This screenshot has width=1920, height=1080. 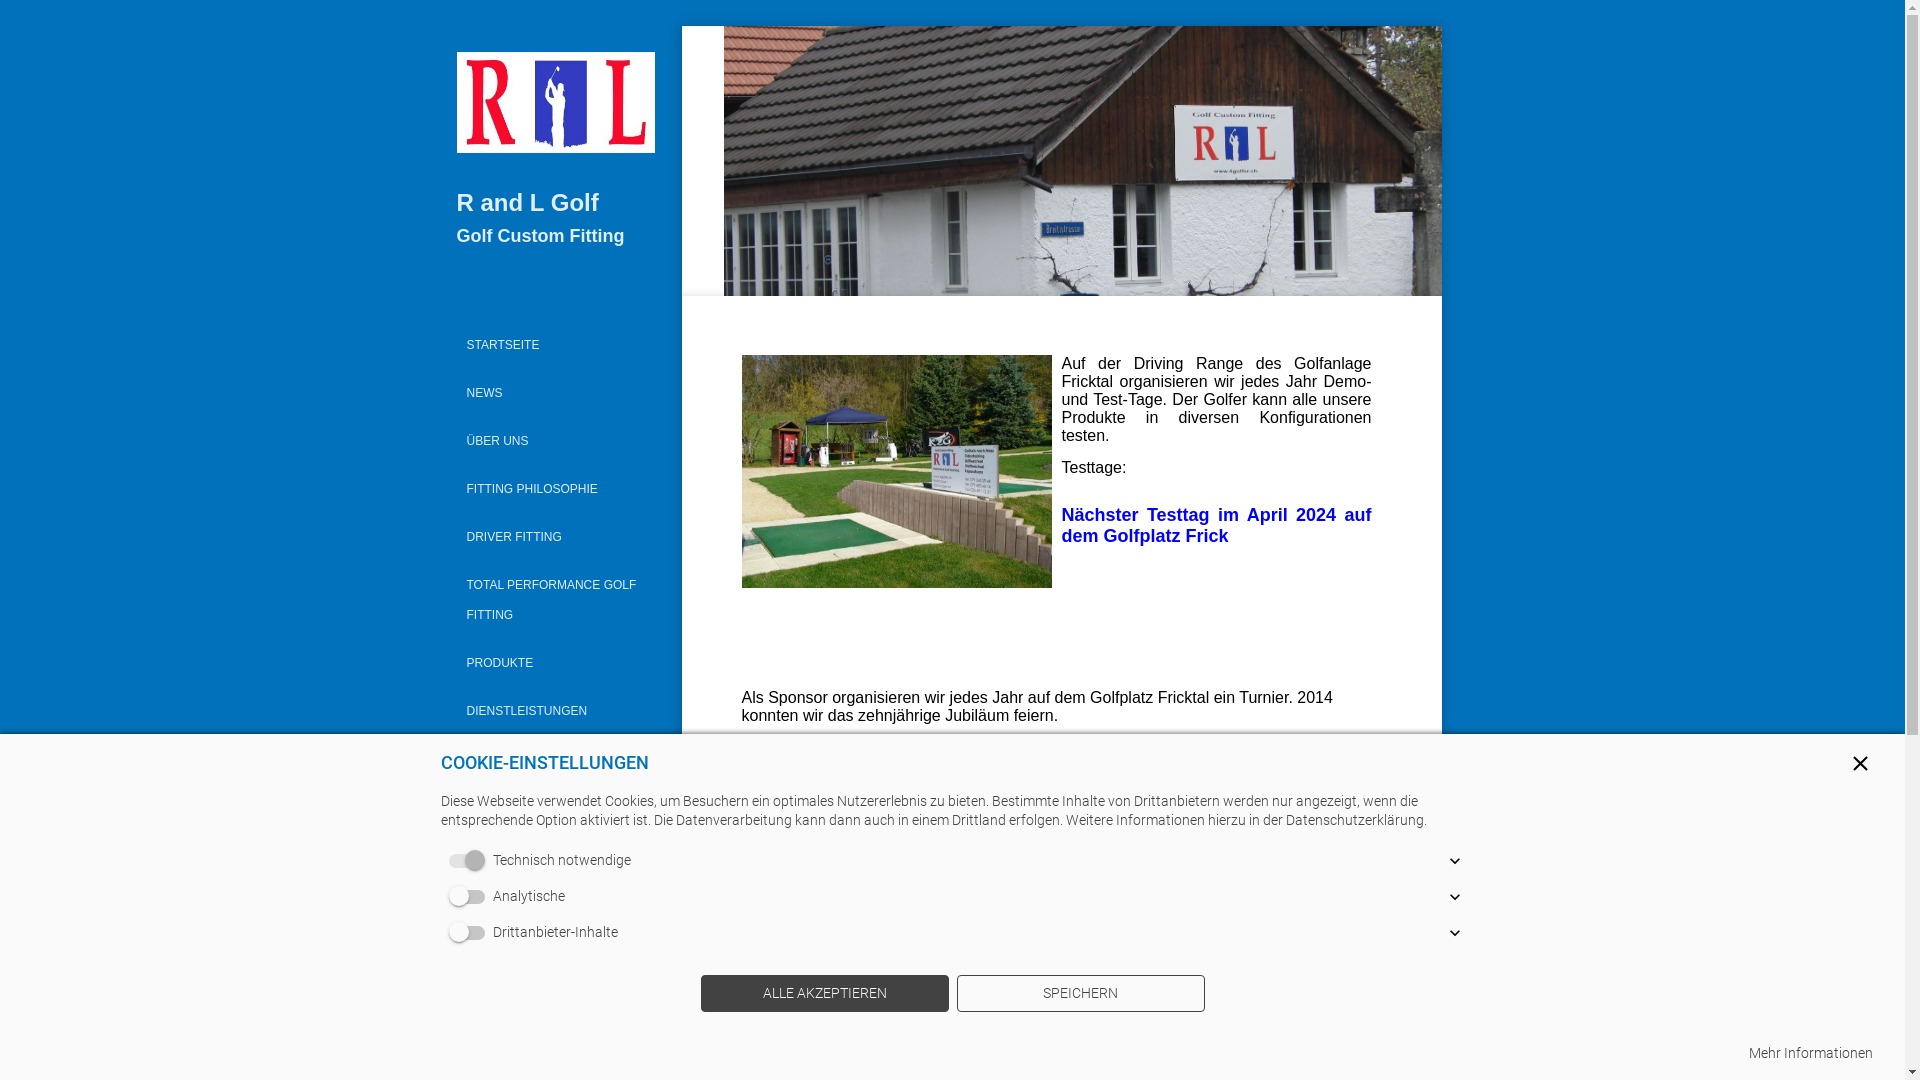 I want to click on 'Mehr Informationen', so click(x=1810, y=1052).